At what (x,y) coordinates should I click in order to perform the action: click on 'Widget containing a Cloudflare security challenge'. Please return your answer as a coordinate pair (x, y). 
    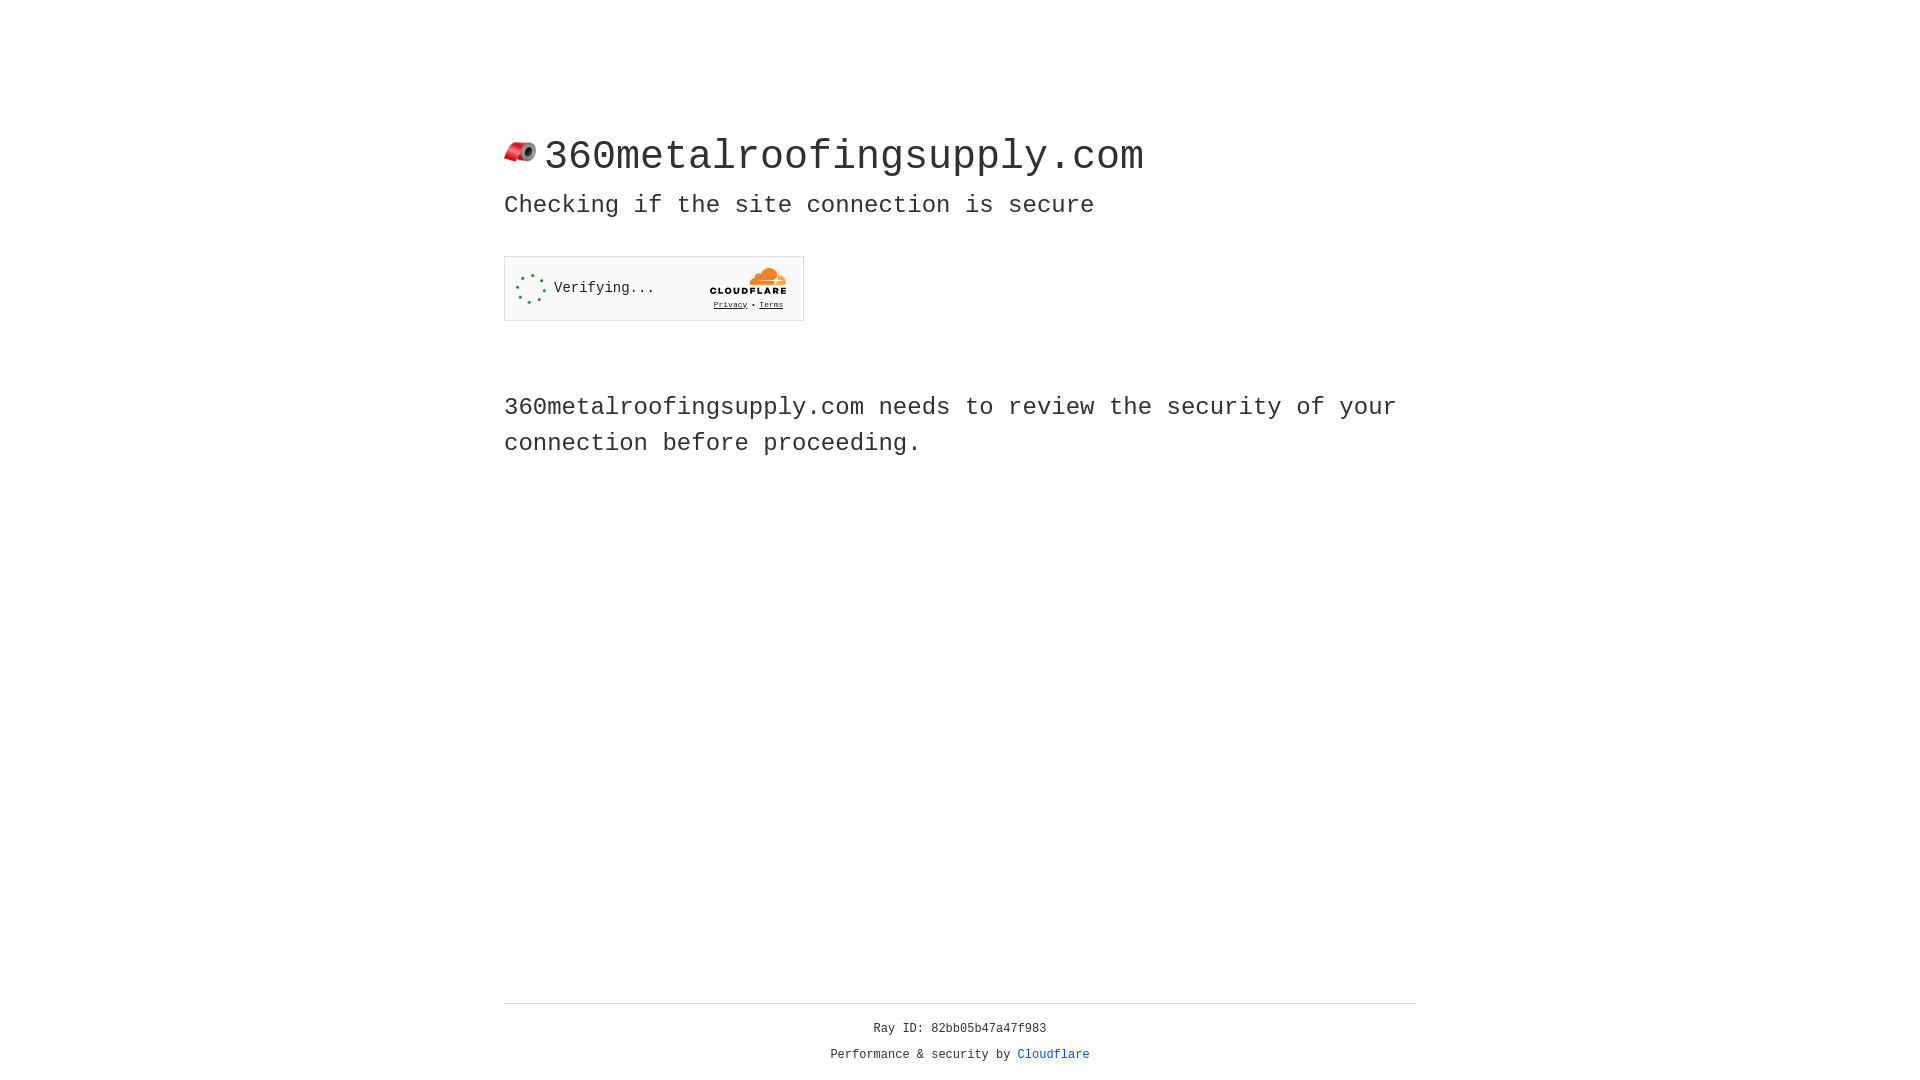
    Looking at the image, I should click on (653, 288).